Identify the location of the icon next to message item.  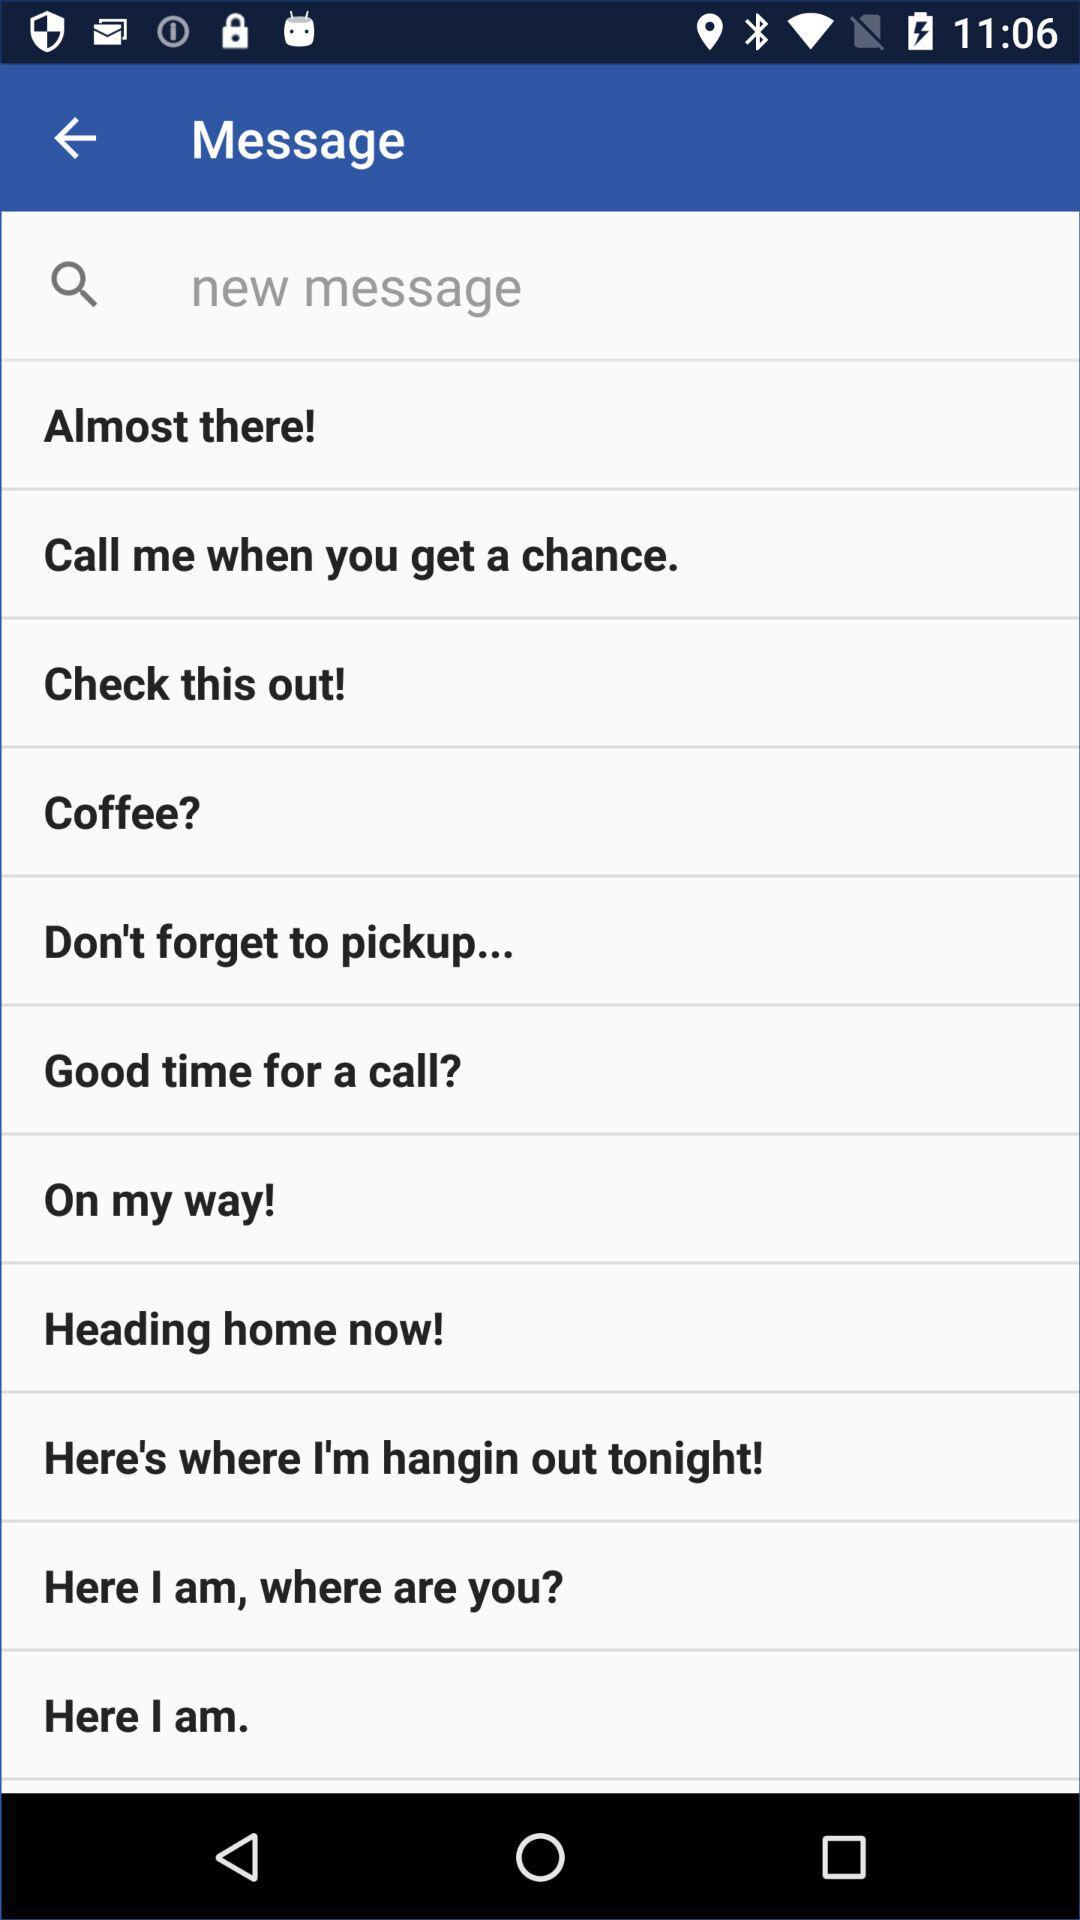
(73, 137).